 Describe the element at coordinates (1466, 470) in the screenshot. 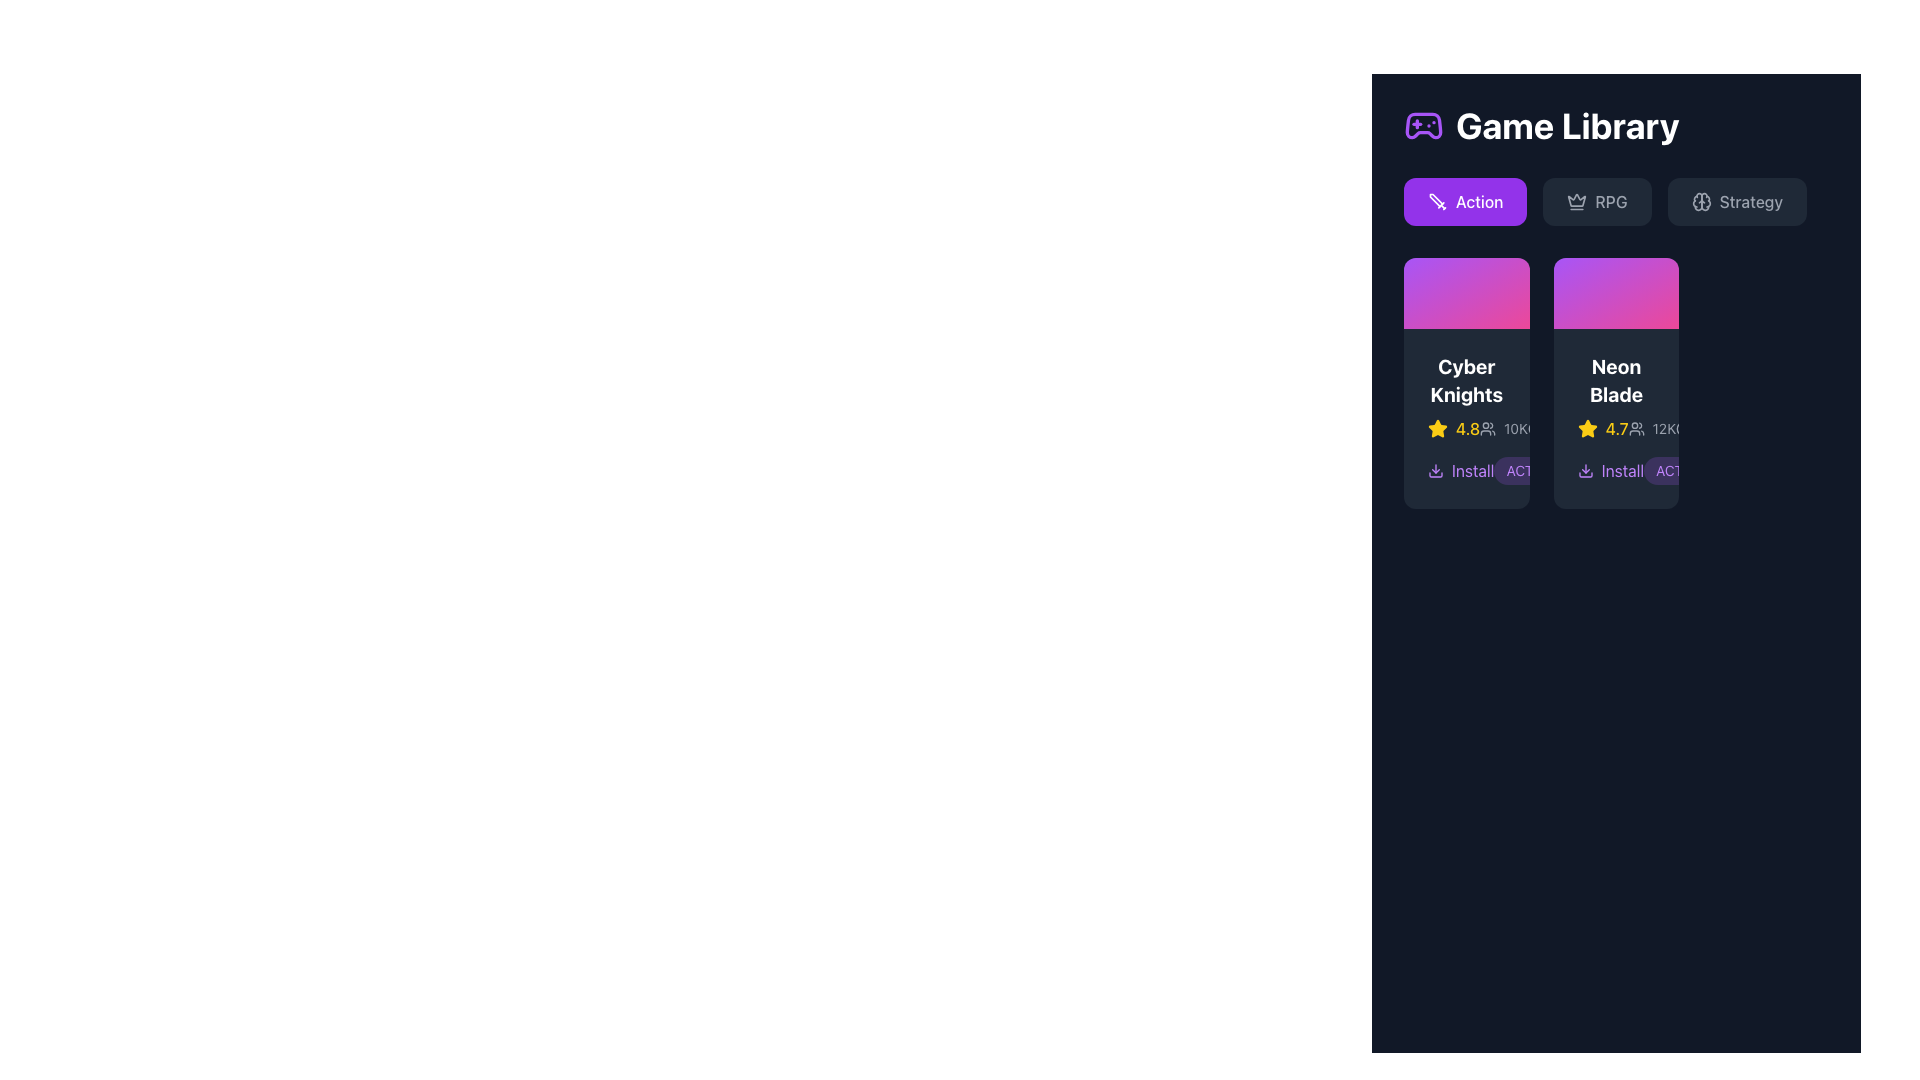

I see `the 'Install' button for the 'Cyber Knights' game located at the bottom center of the game card to initiate the installation or download process` at that location.